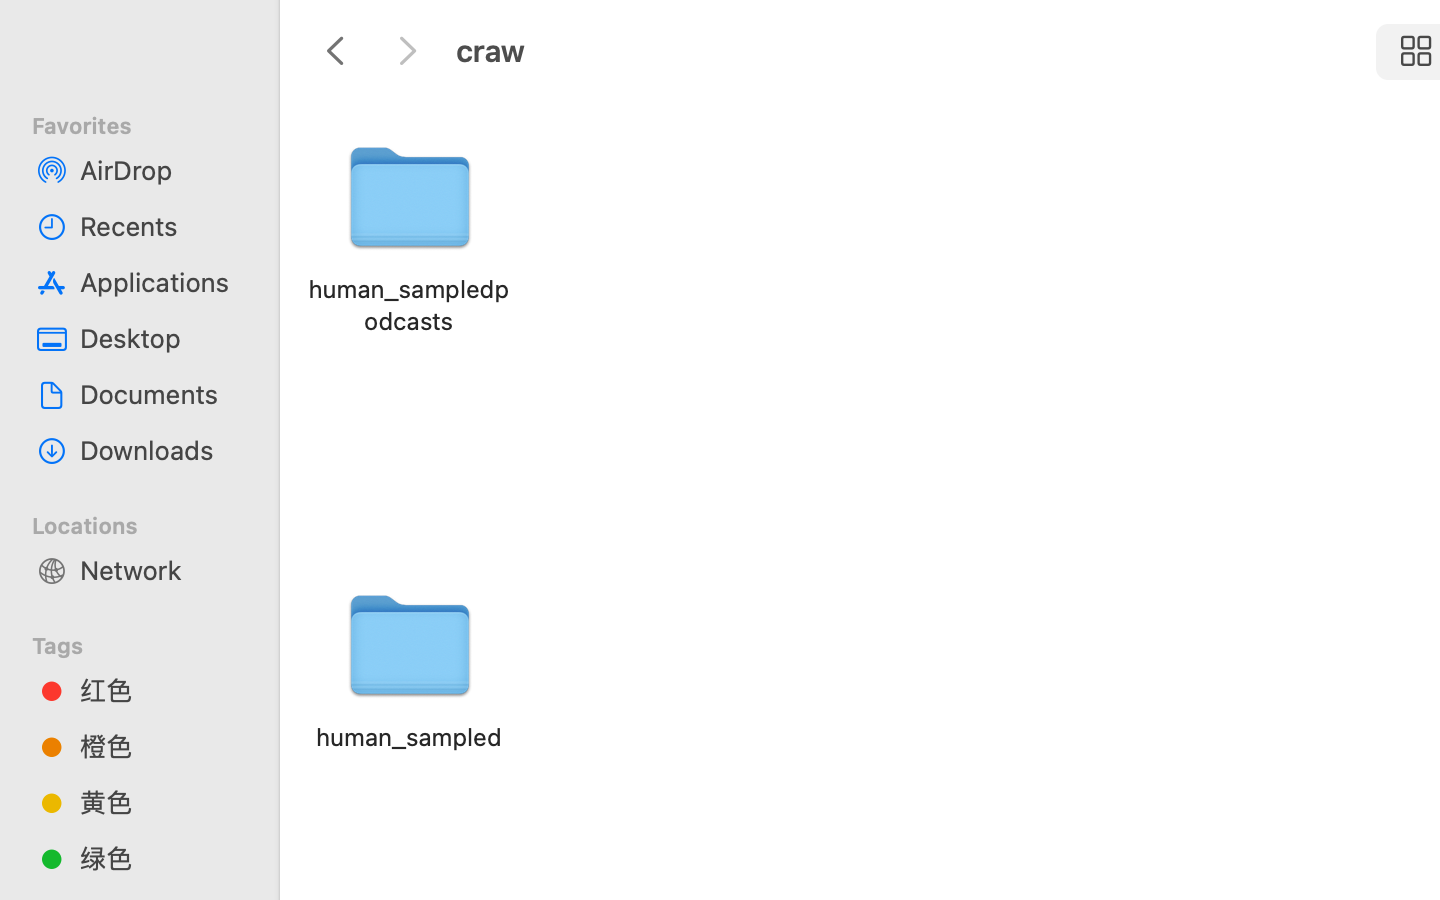 This screenshot has width=1440, height=900. Describe the element at coordinates (150, 521) in the screenshot. I see `'Locations'` at that location.